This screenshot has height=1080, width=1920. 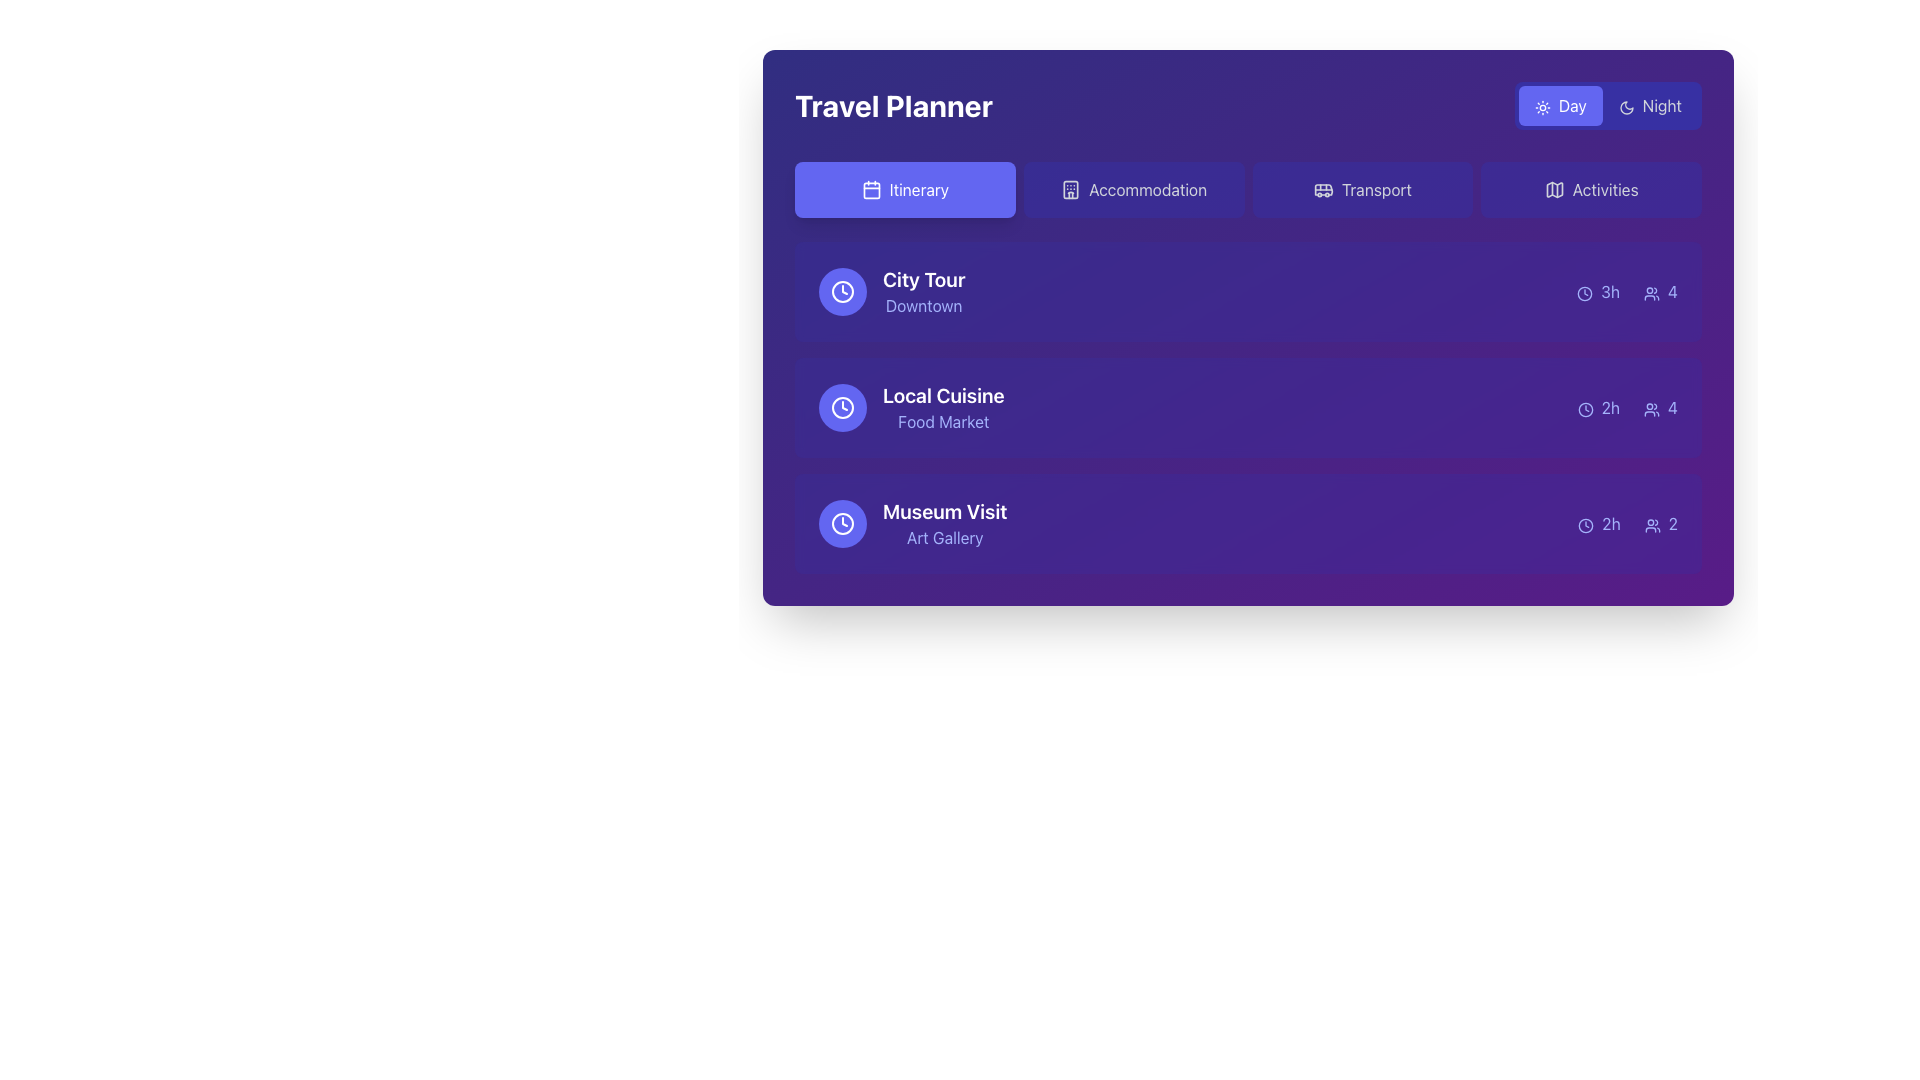 I want to click on the 'Museum Visit' text label which is the third item in a vertical list within a purple panel, displaying 'Museum Visit' in white bold font and 'Art Gallery' in light purple smaller font, so click(x=944, y=523).